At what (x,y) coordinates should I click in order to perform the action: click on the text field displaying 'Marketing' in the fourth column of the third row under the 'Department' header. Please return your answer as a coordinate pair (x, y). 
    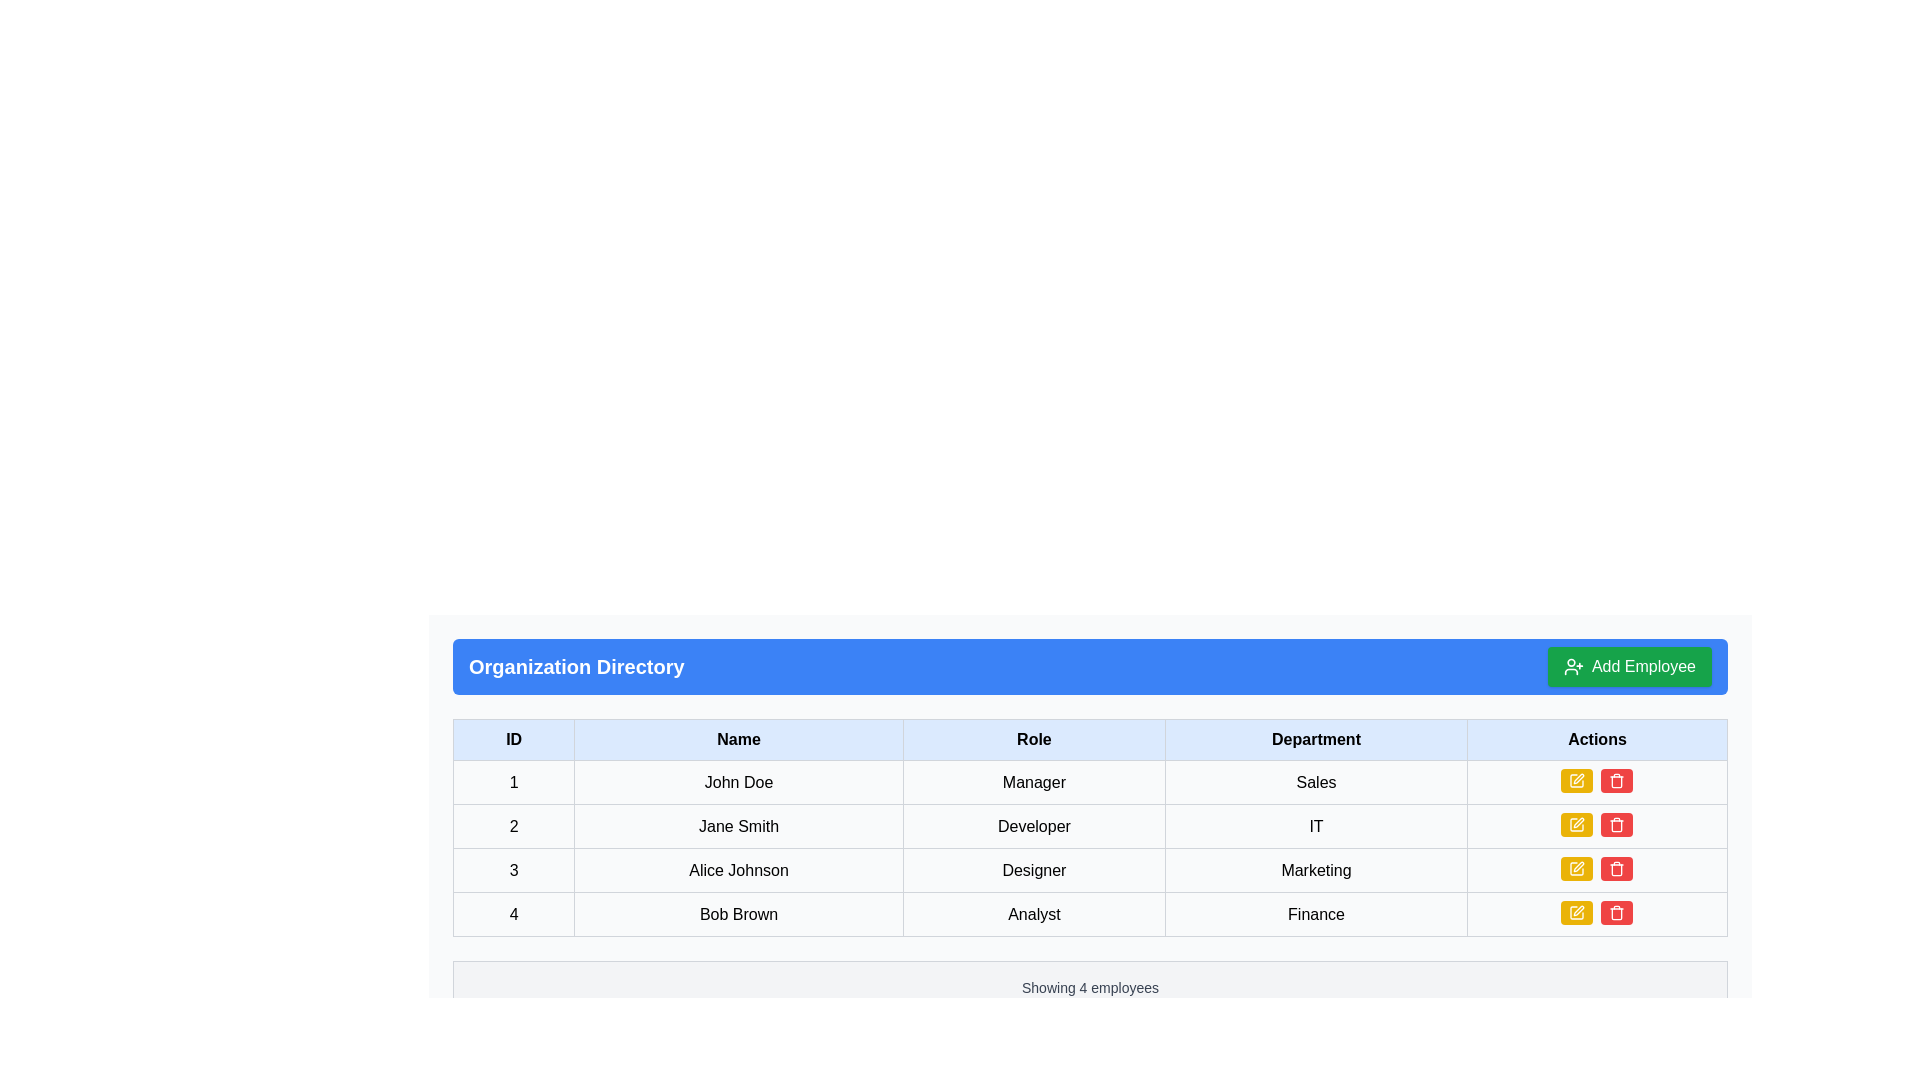
    Looking at the image, I should click on (1316, 869).